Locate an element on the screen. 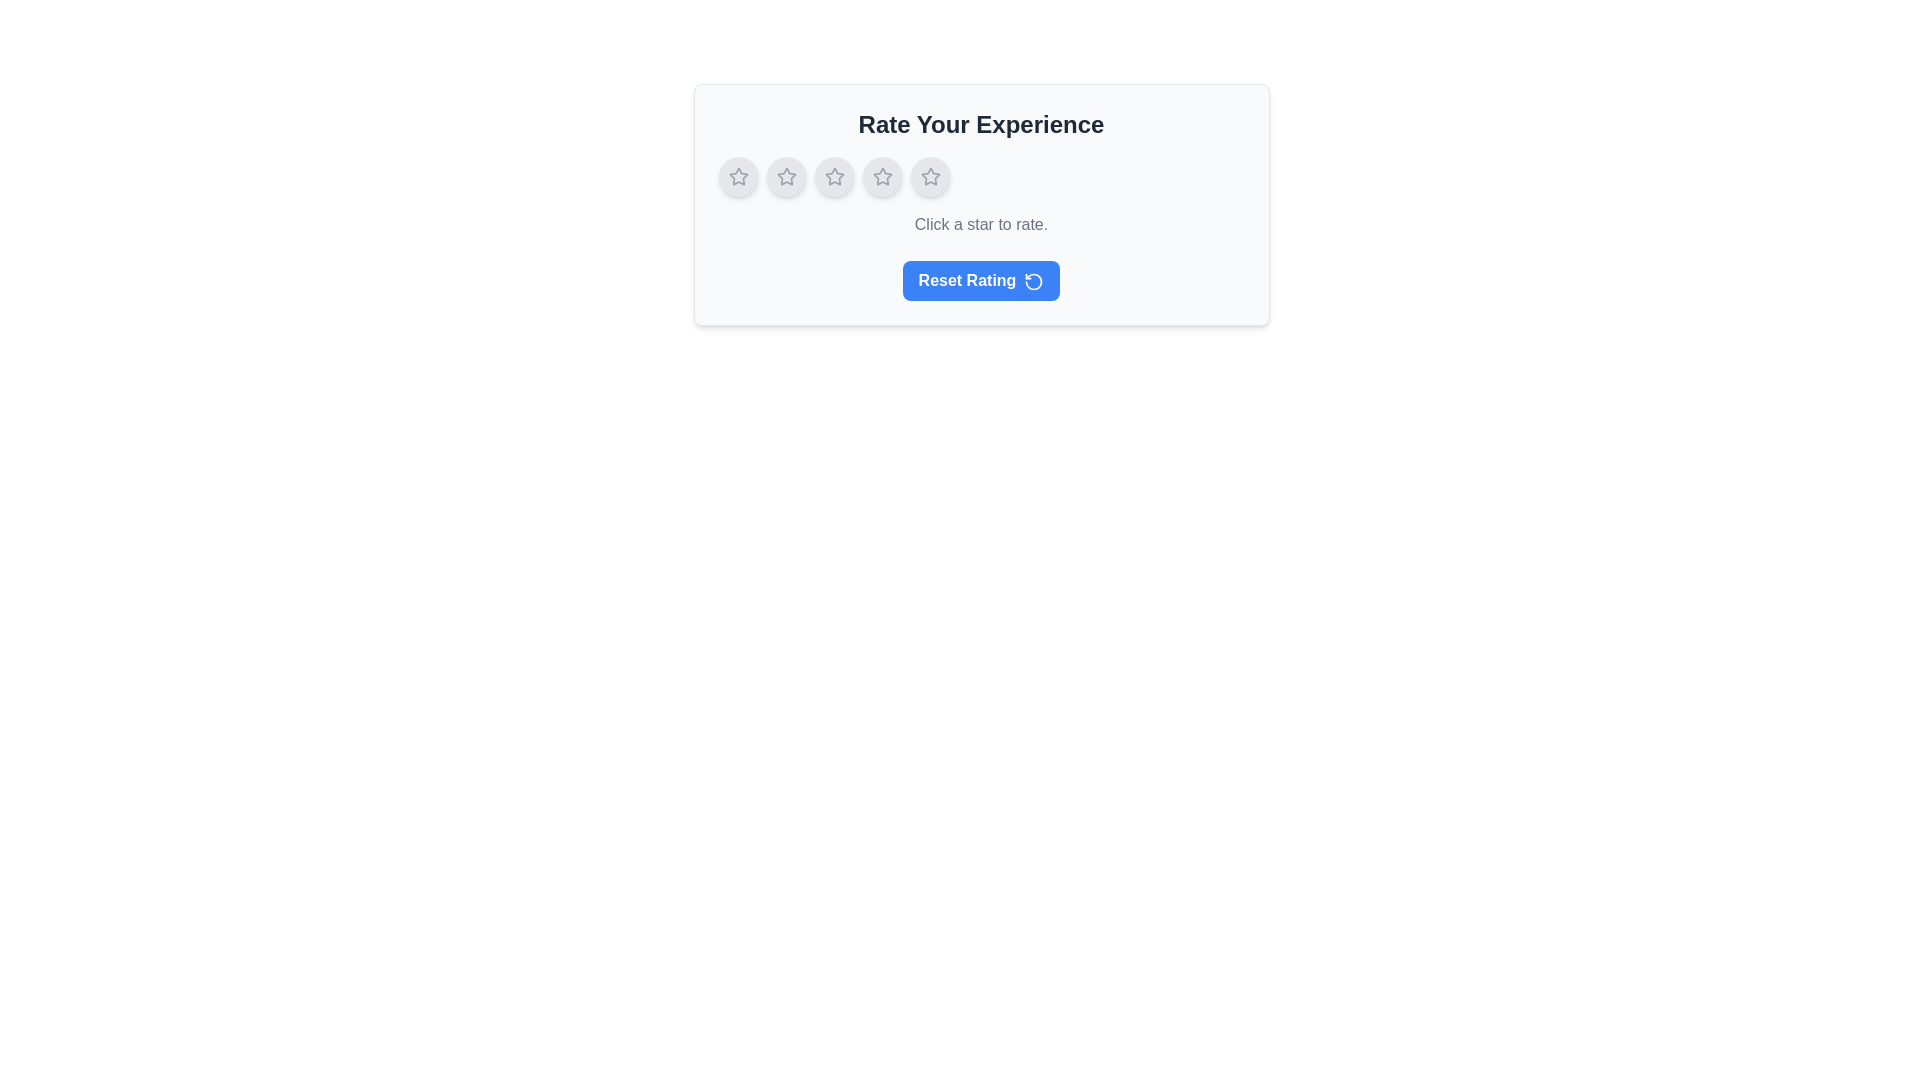 Image resolution: width=1920 pixels, height=1080 pixels. the third circular rating button under the title 'Rate Your Experience' is located at coordinates (834, 176).